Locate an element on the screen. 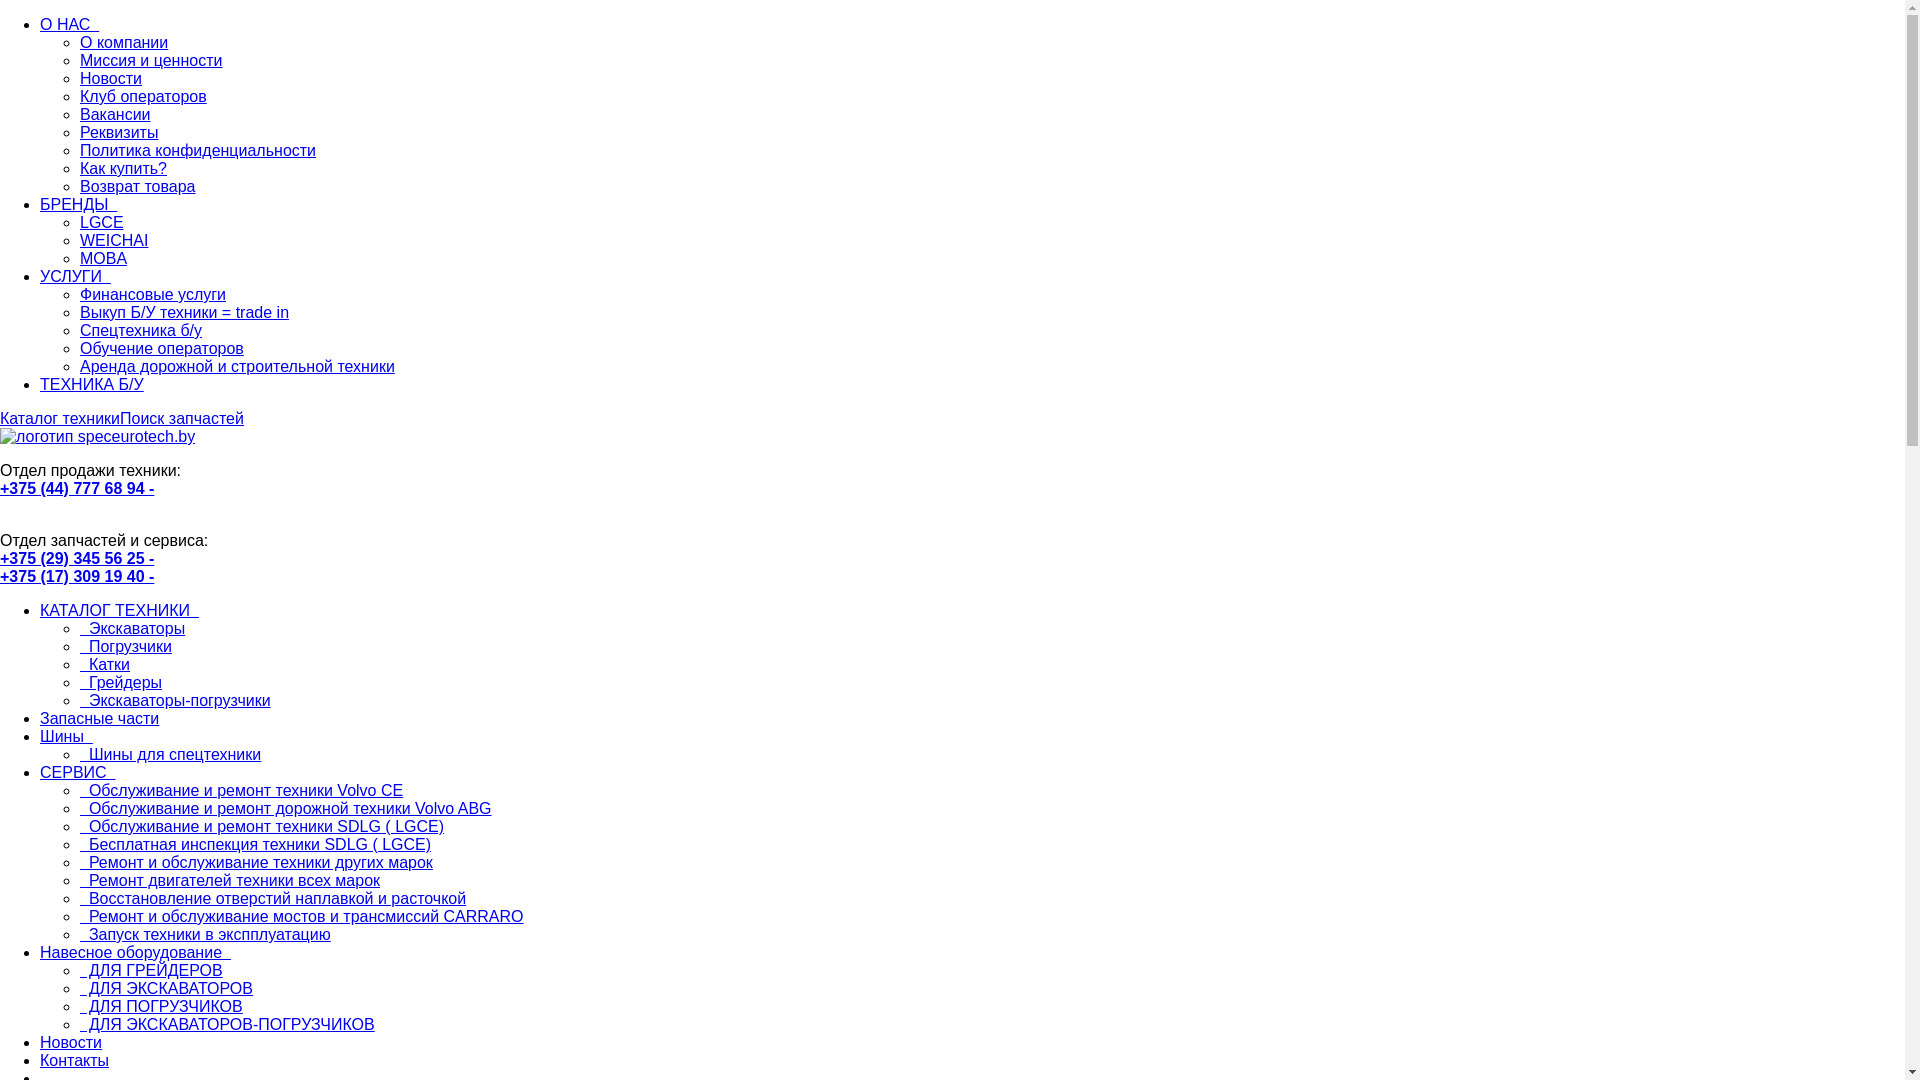 Image resolution: width=1920 pixels, height=1080 pixels. 'LGCE' is located at coordinates (80, 222).